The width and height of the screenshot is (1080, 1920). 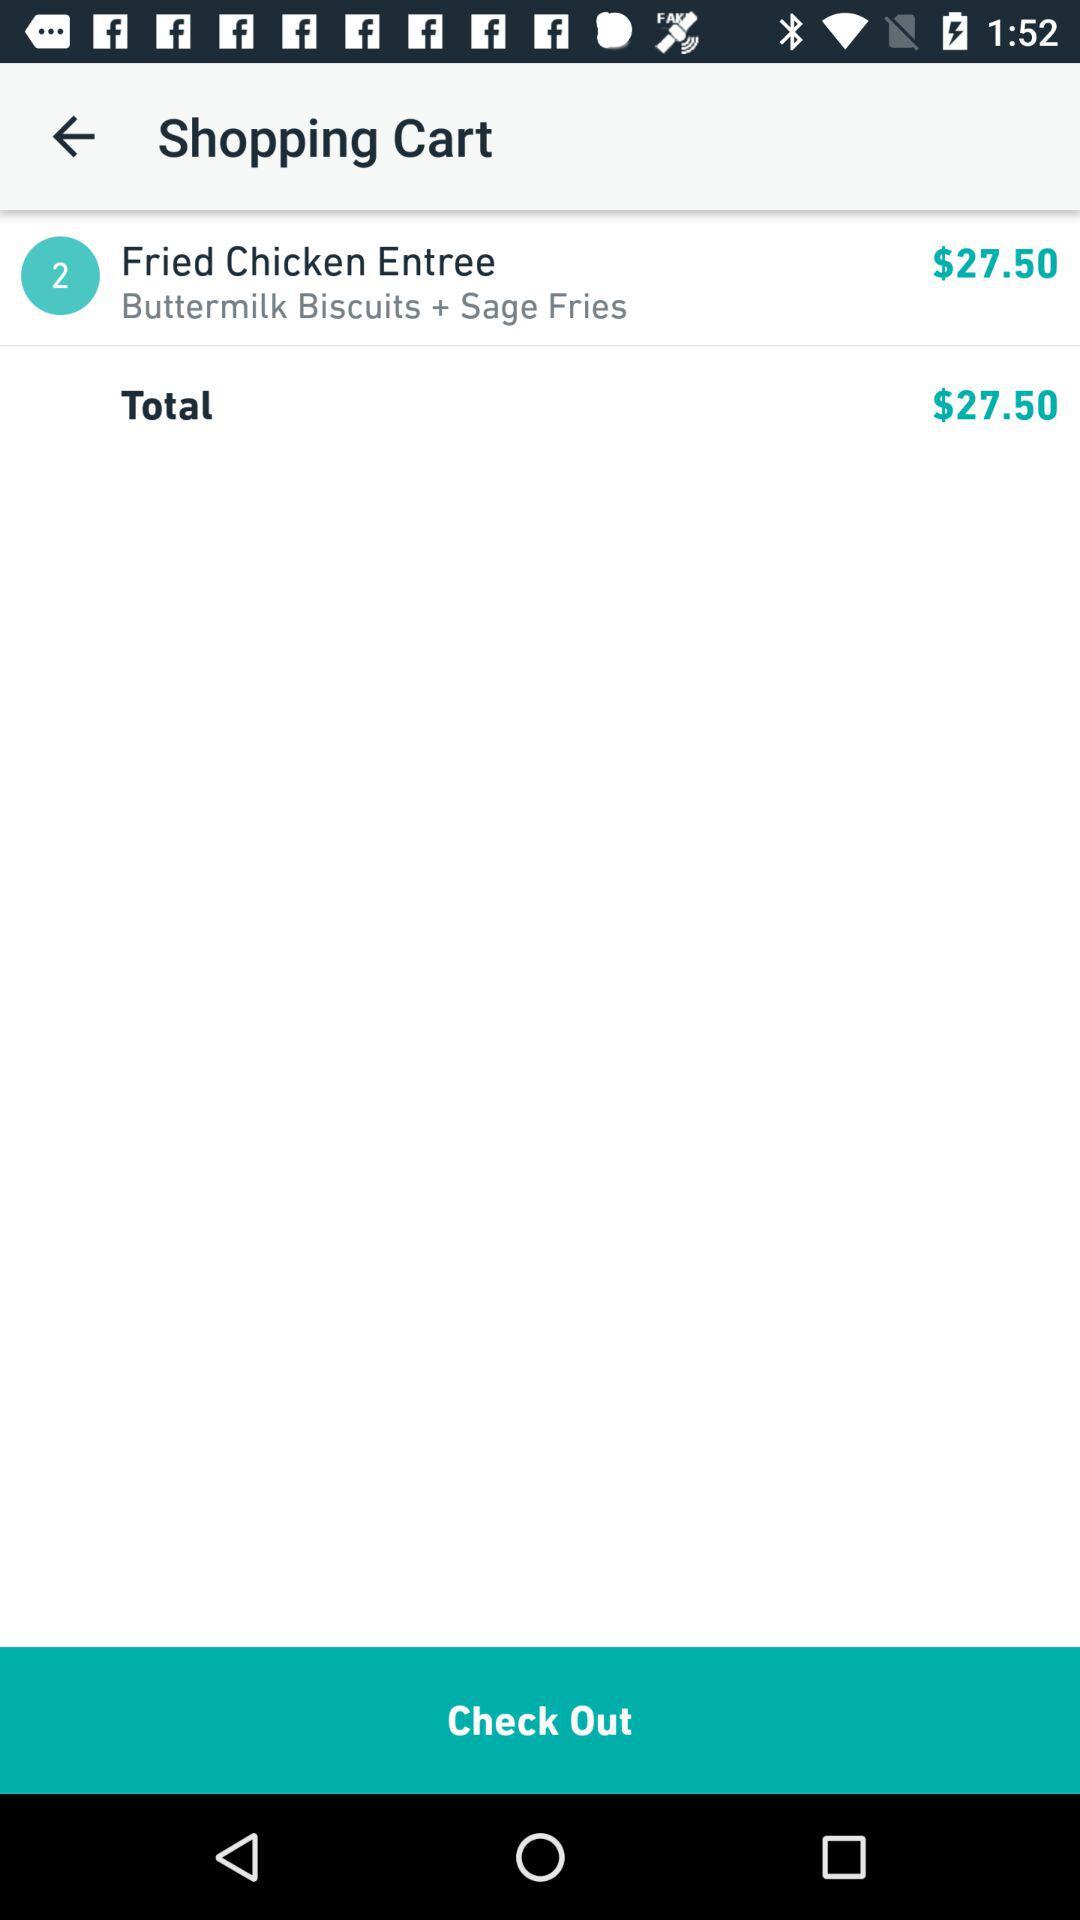 What do you see at coordinates (540, 345) in the screenshot?
I see `item below buttermilk biscuits sage app` at bounding box center [540, 345].